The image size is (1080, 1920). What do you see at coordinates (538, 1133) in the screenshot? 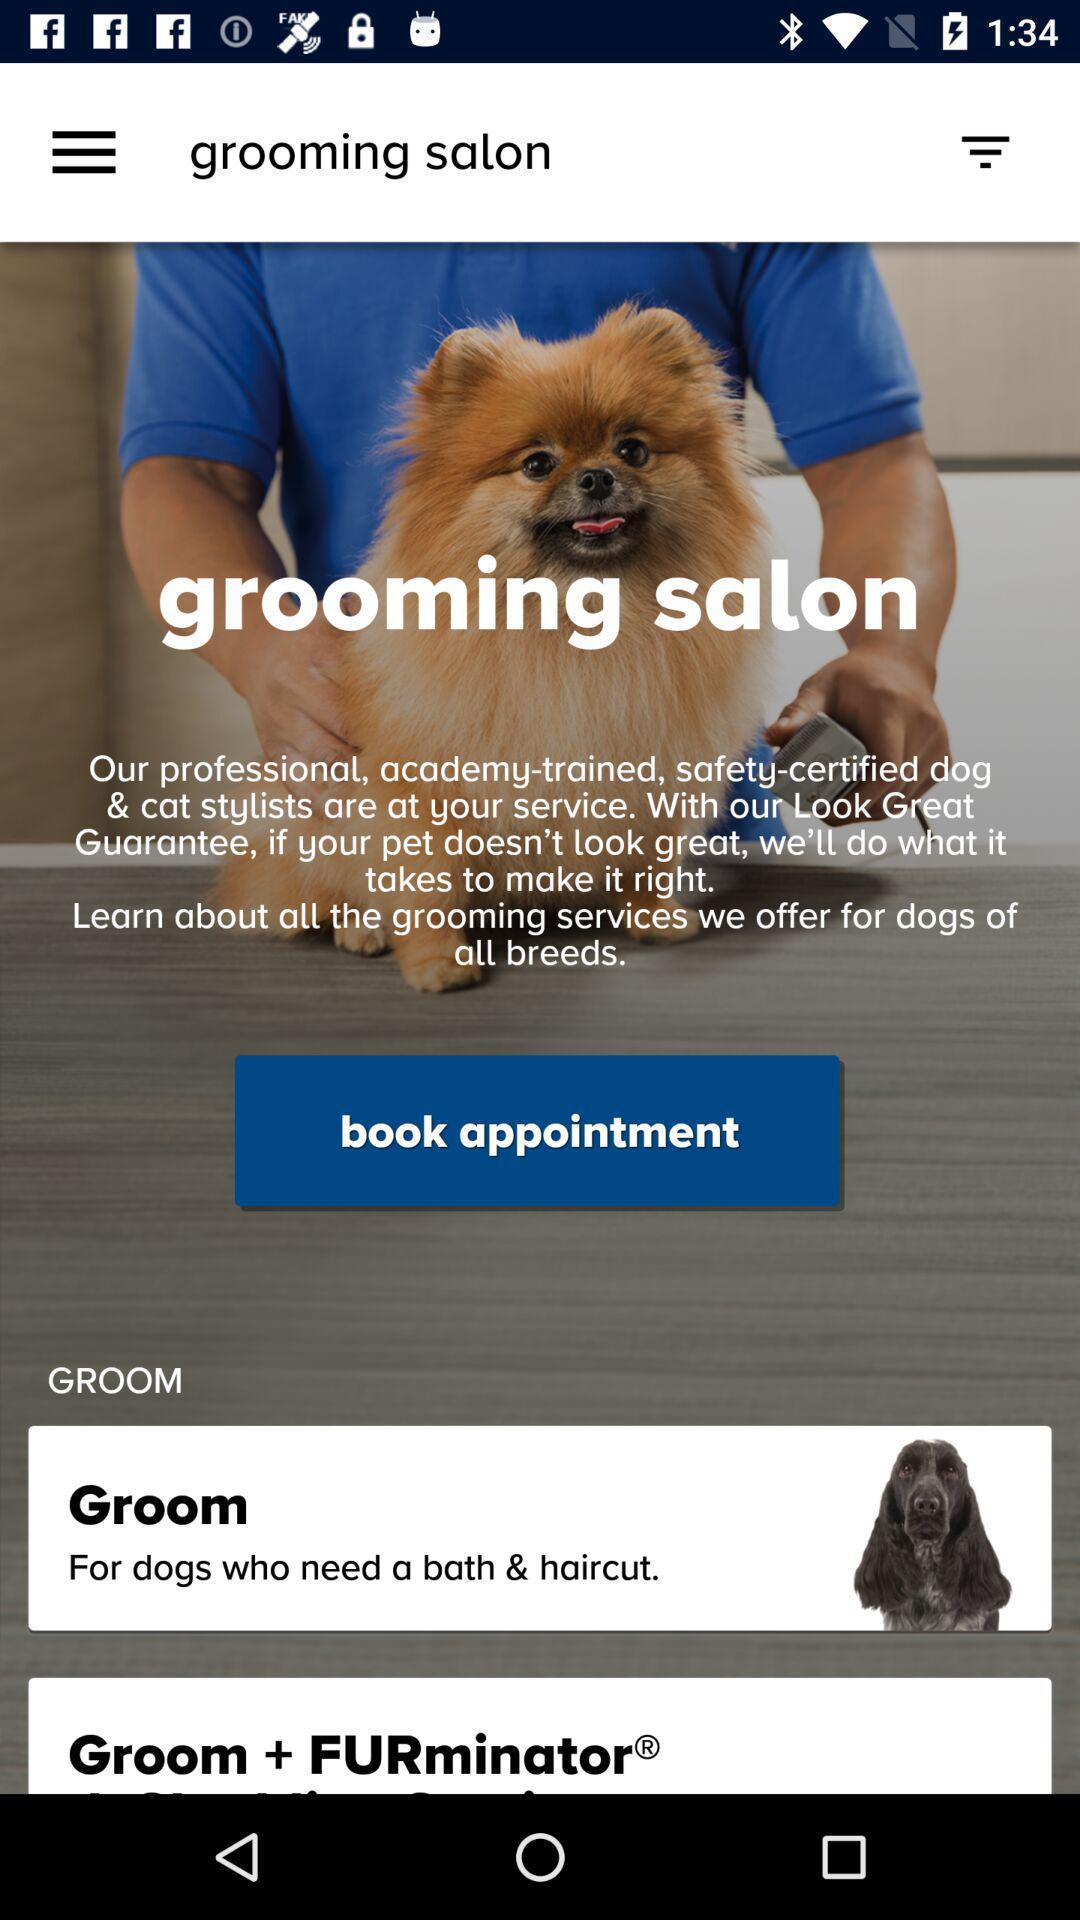
I see `the book appointment` at bounding box center [538, 1133].